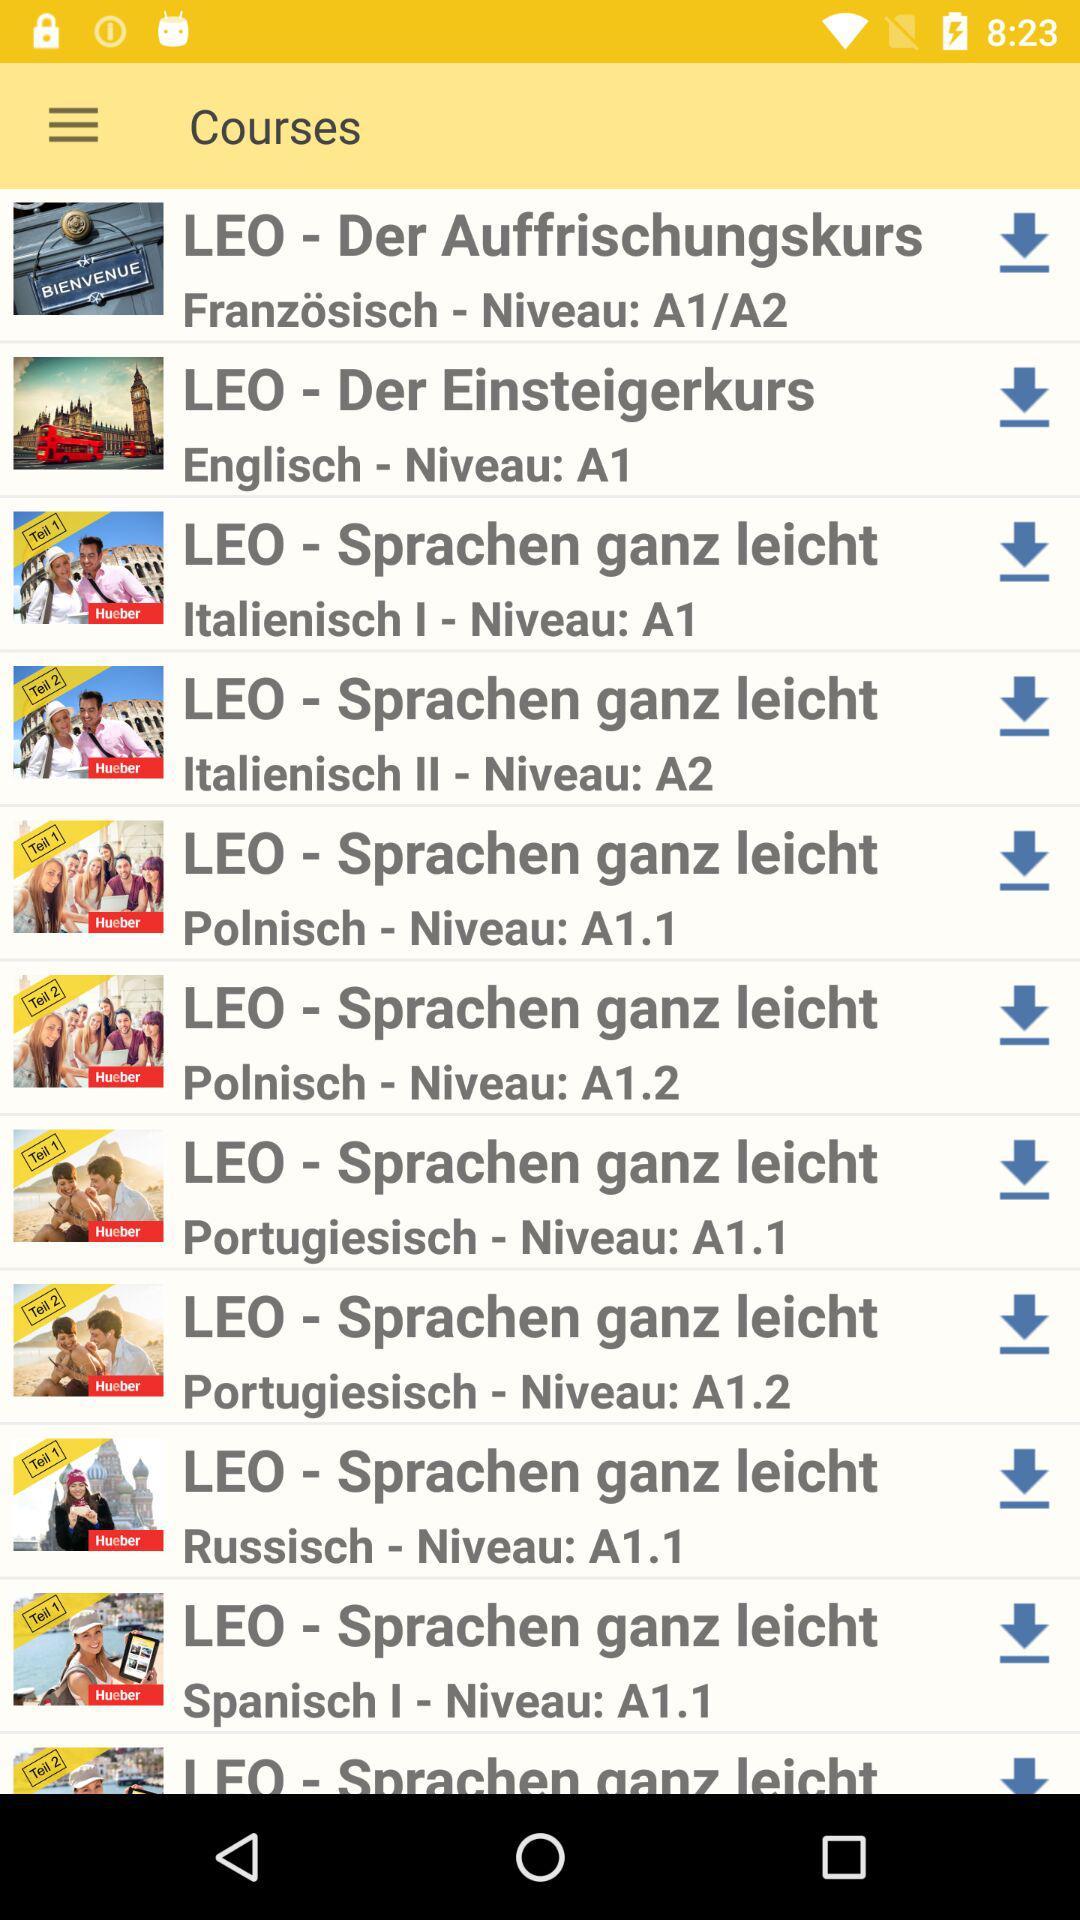 The height and width of the screenshot is (1920, 1080). I want to click on icon above the leo sprachen ganz item, so click(573, 1698).